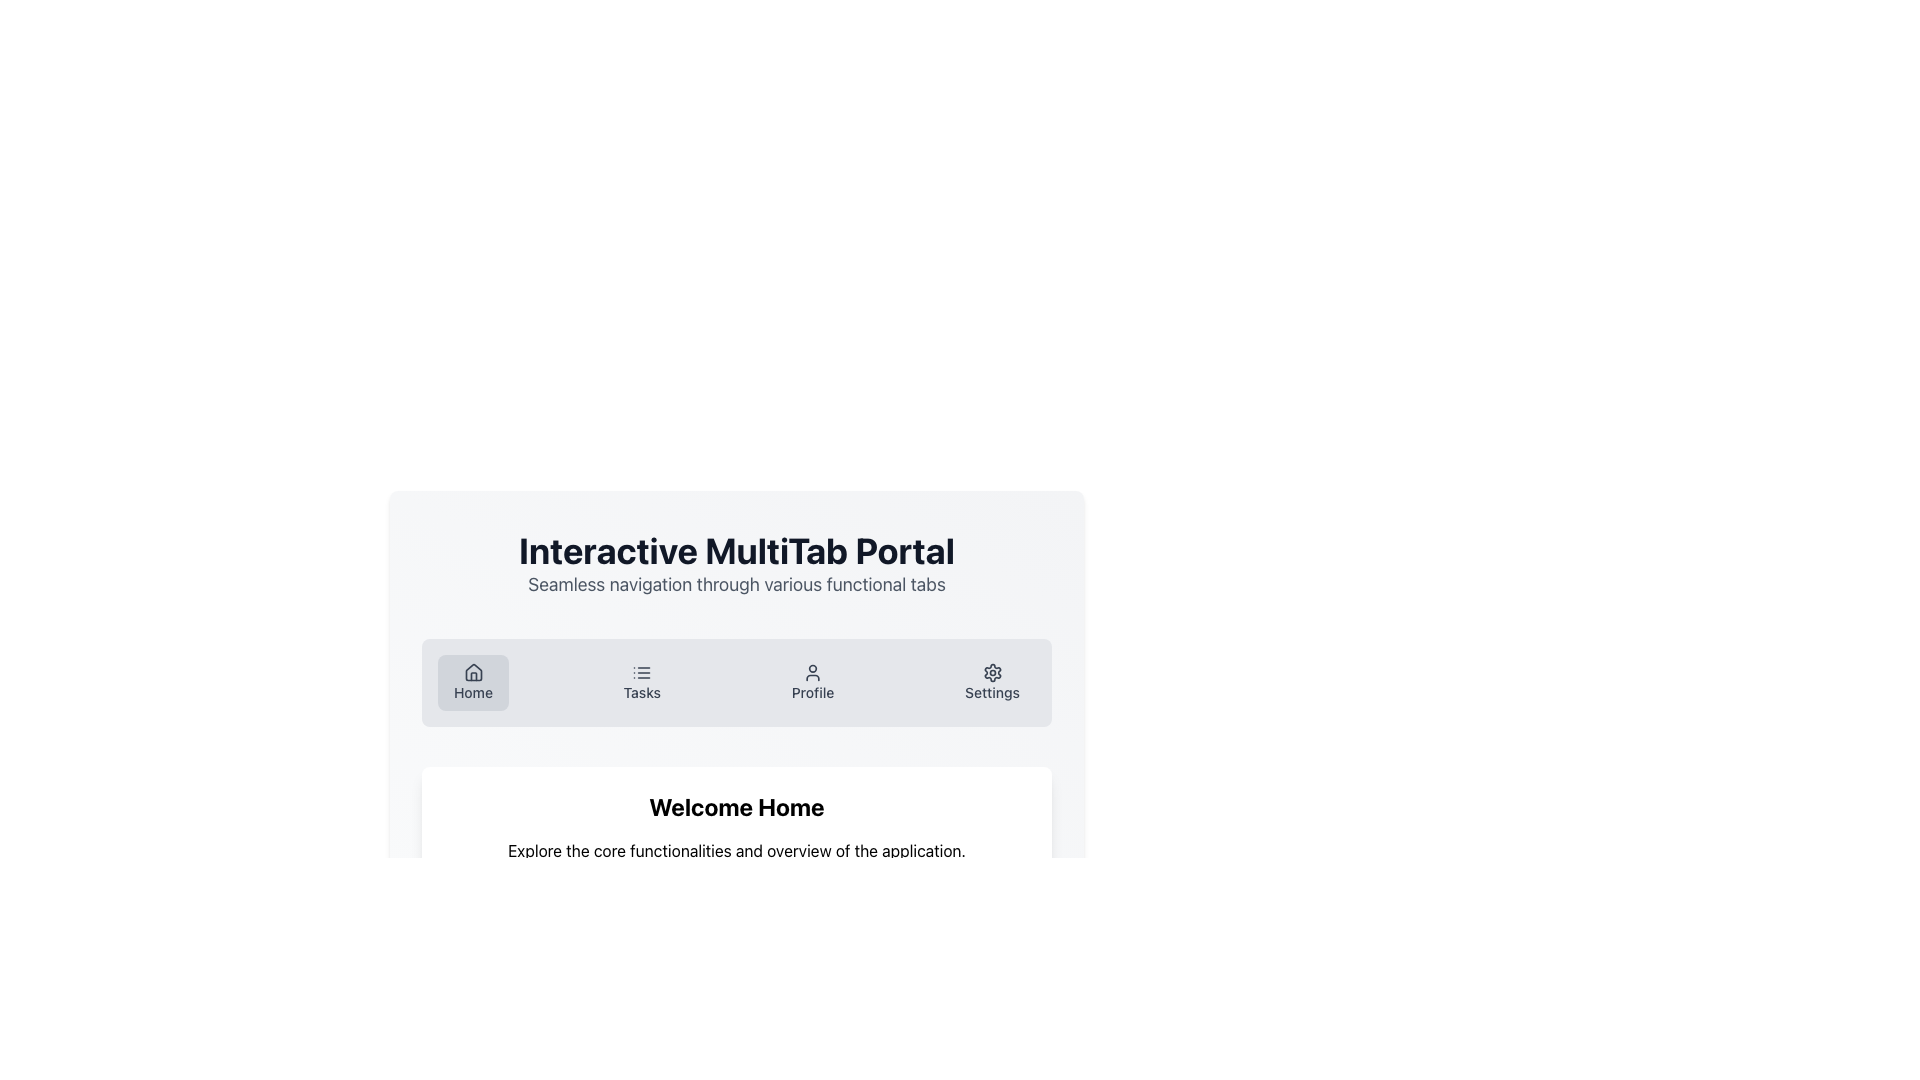 The width and height of the screenshot is (1920, 1080). I want to click on the 'Profile' button, which is a vertically aligned button with a circular user silhouette icon and the text label 'Profile', located in the navigation menu between 'Tasks' and 'Settings', so click(813, 681).